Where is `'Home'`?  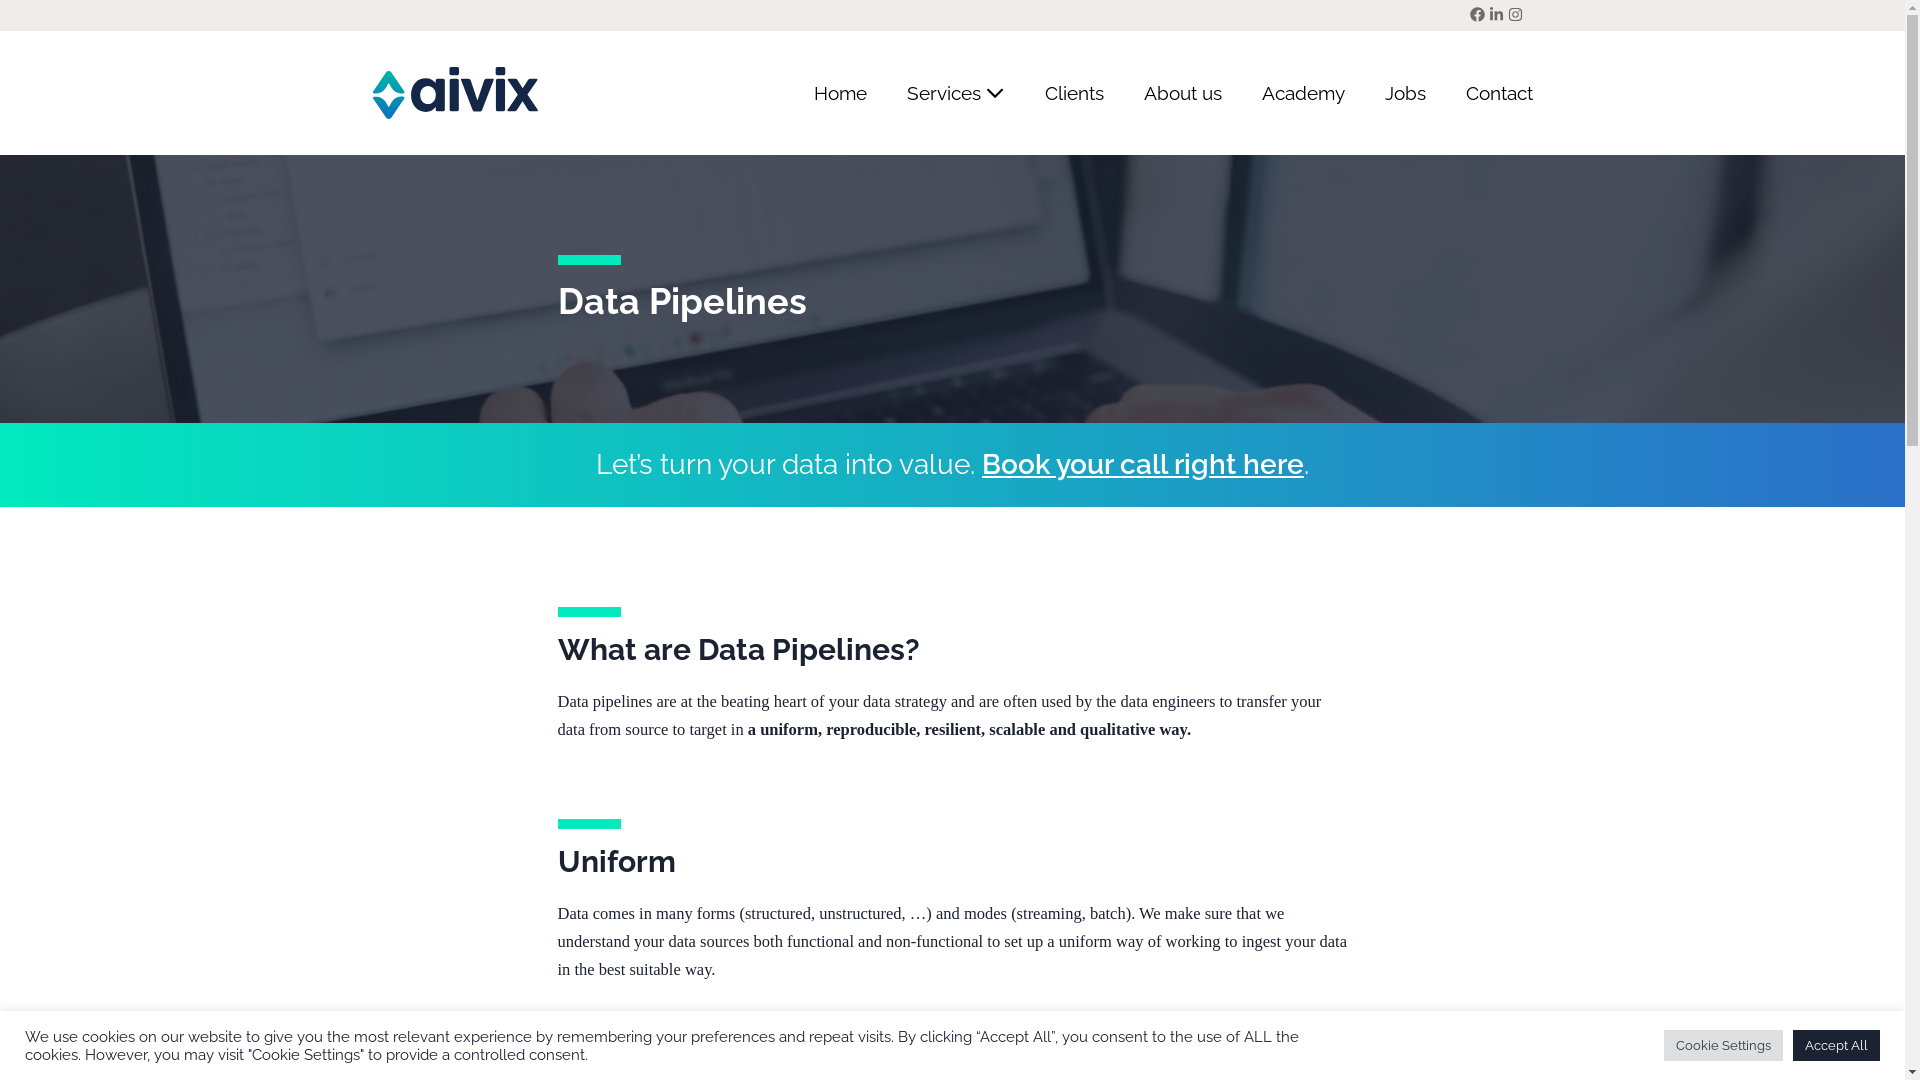
'Home' is located at coordinates (840, 92).